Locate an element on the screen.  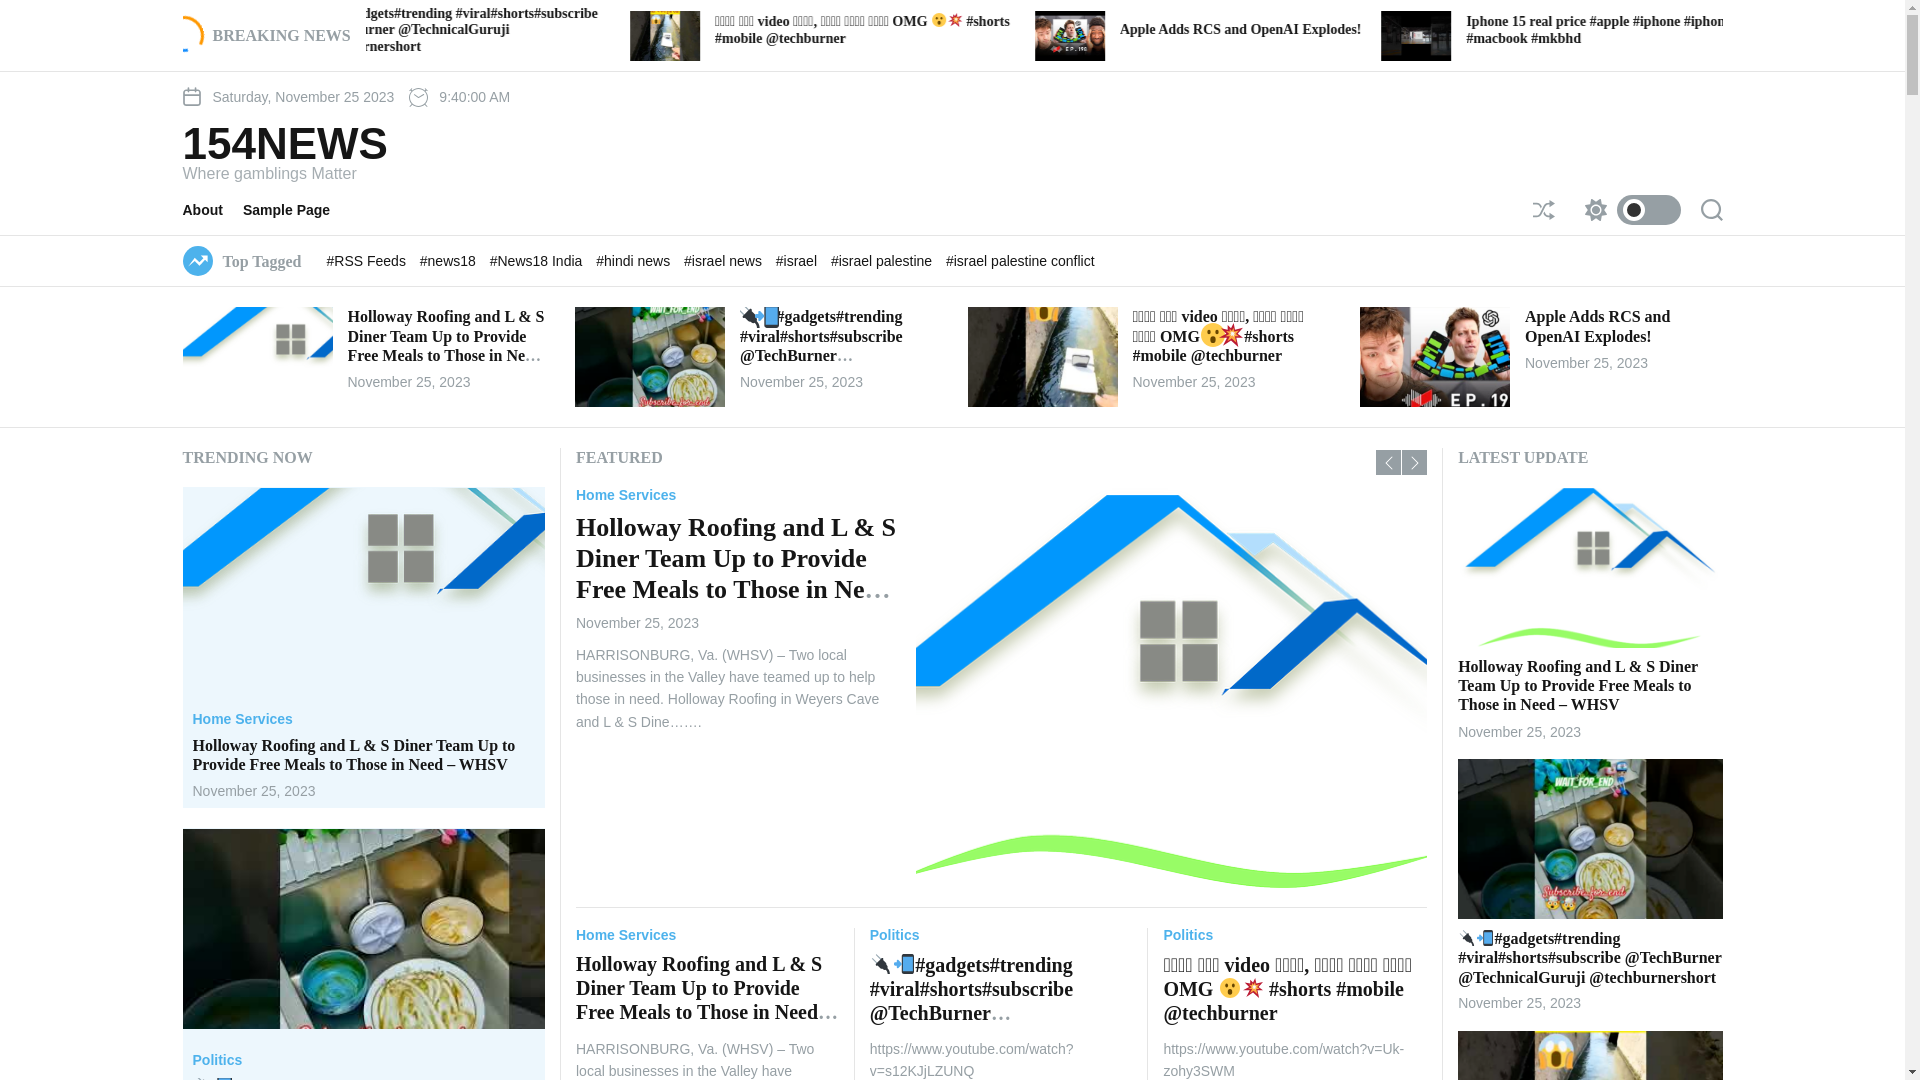
'Search' is located at coordinates (1698, 209).